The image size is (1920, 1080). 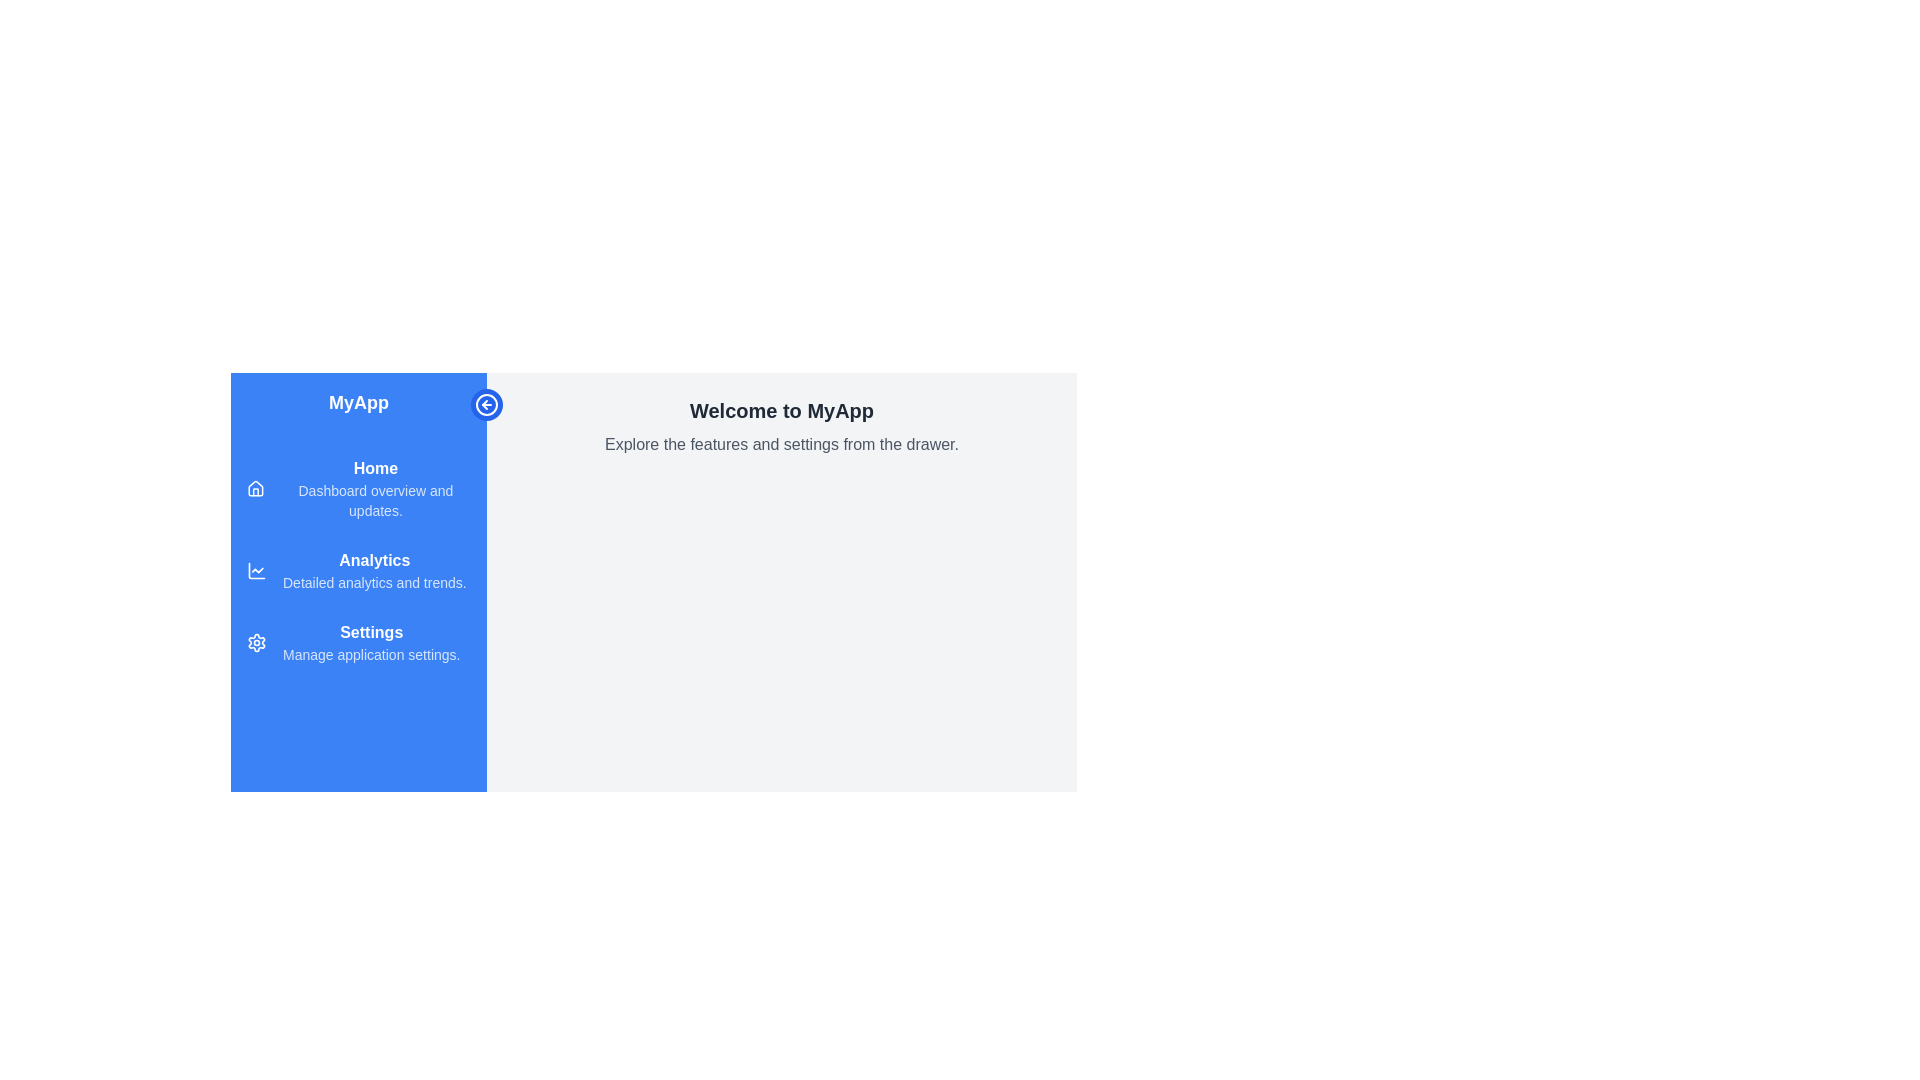 I want to click on the menu item Settings to navigate to the corresponding section, so click(x=359, y=643).